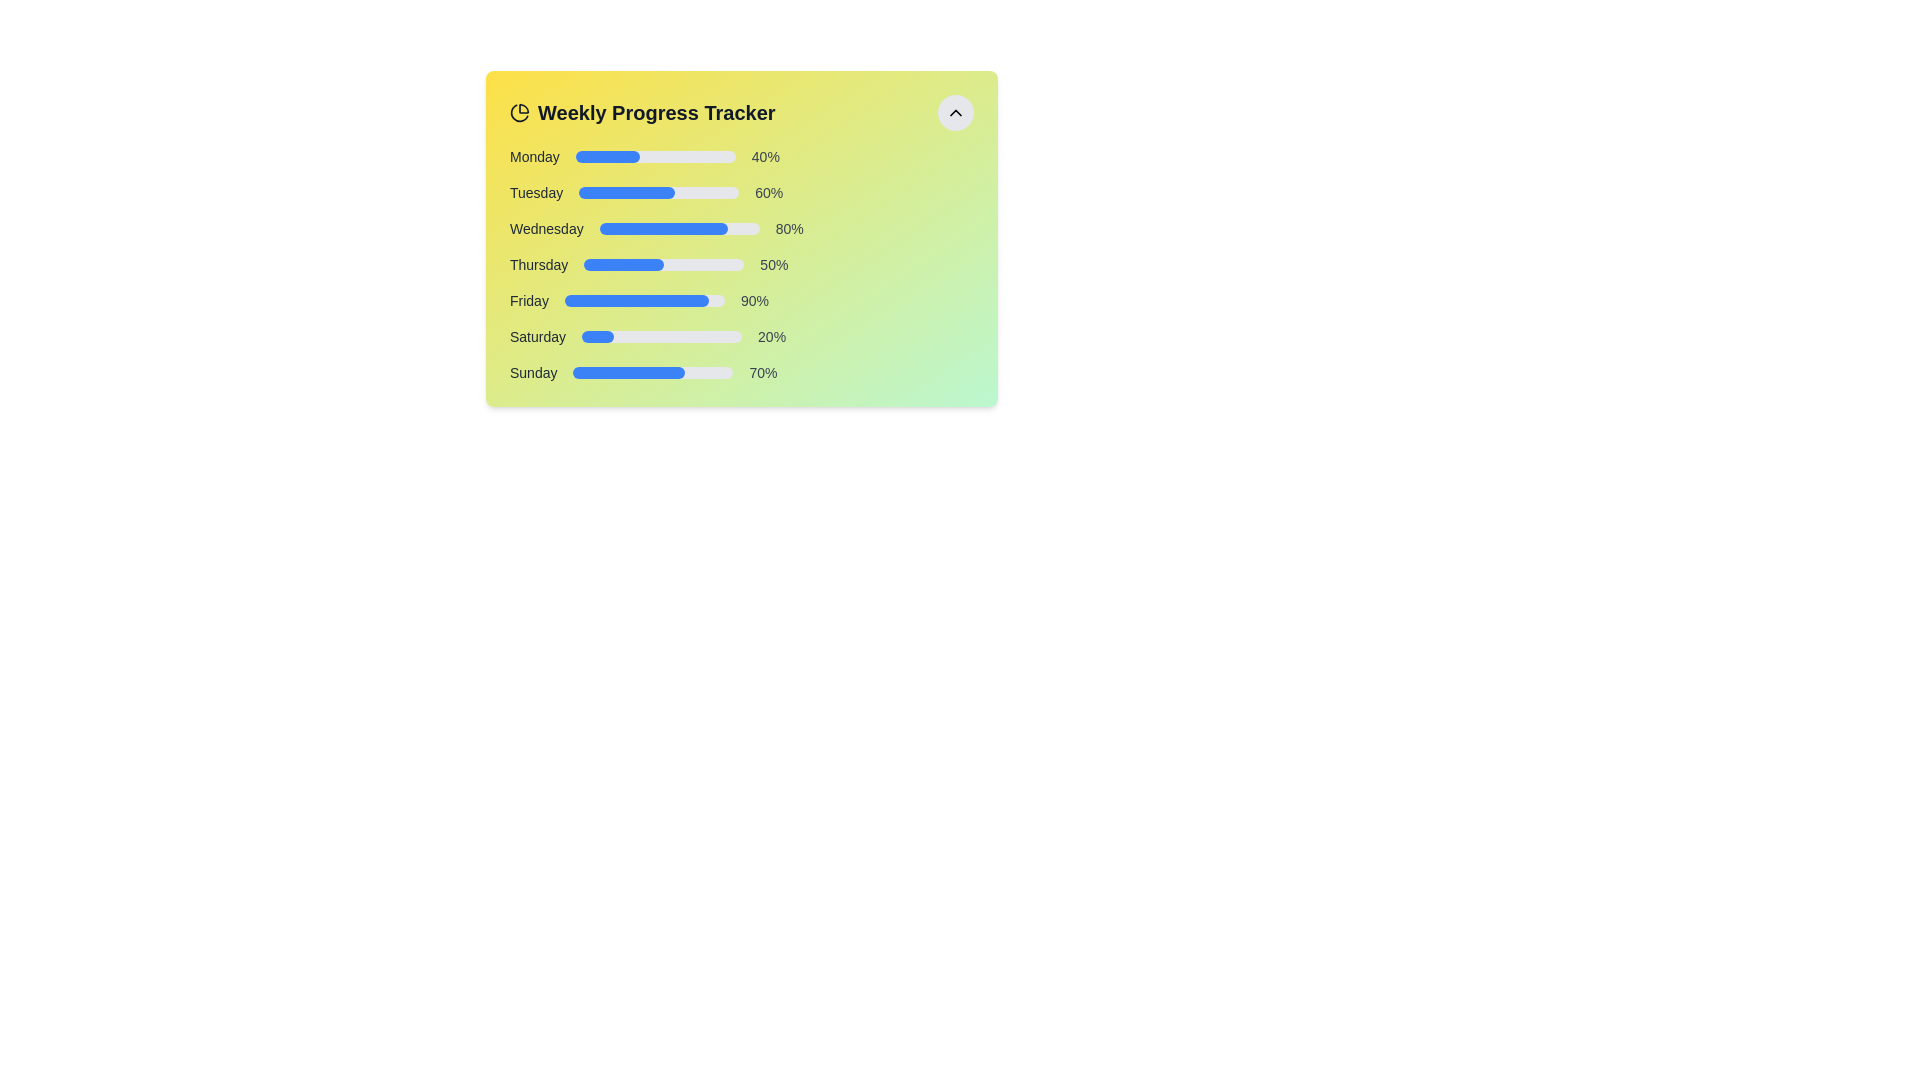  I want to click on the text label displaying '20%' in the 'Weekly Progress Tracker' section, located in the 'Saturday' row, which is styled with a small font size and gray color, so click(771, 335).